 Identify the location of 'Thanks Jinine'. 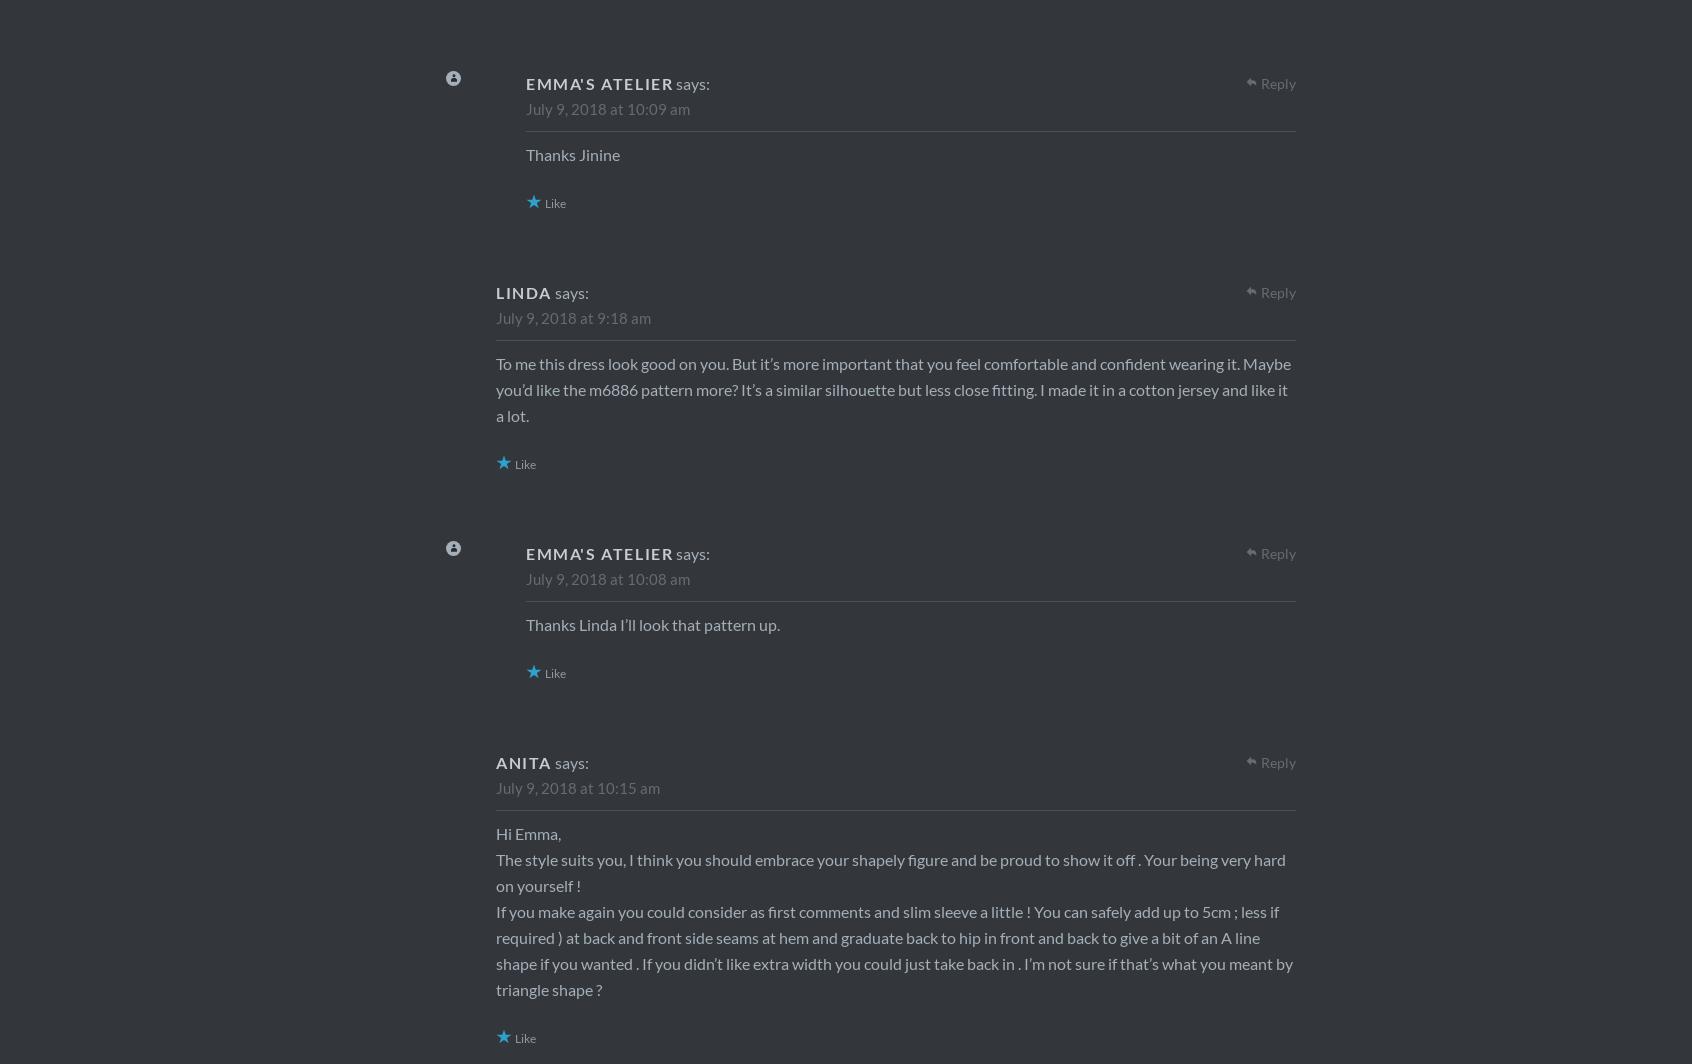
(572, 154).